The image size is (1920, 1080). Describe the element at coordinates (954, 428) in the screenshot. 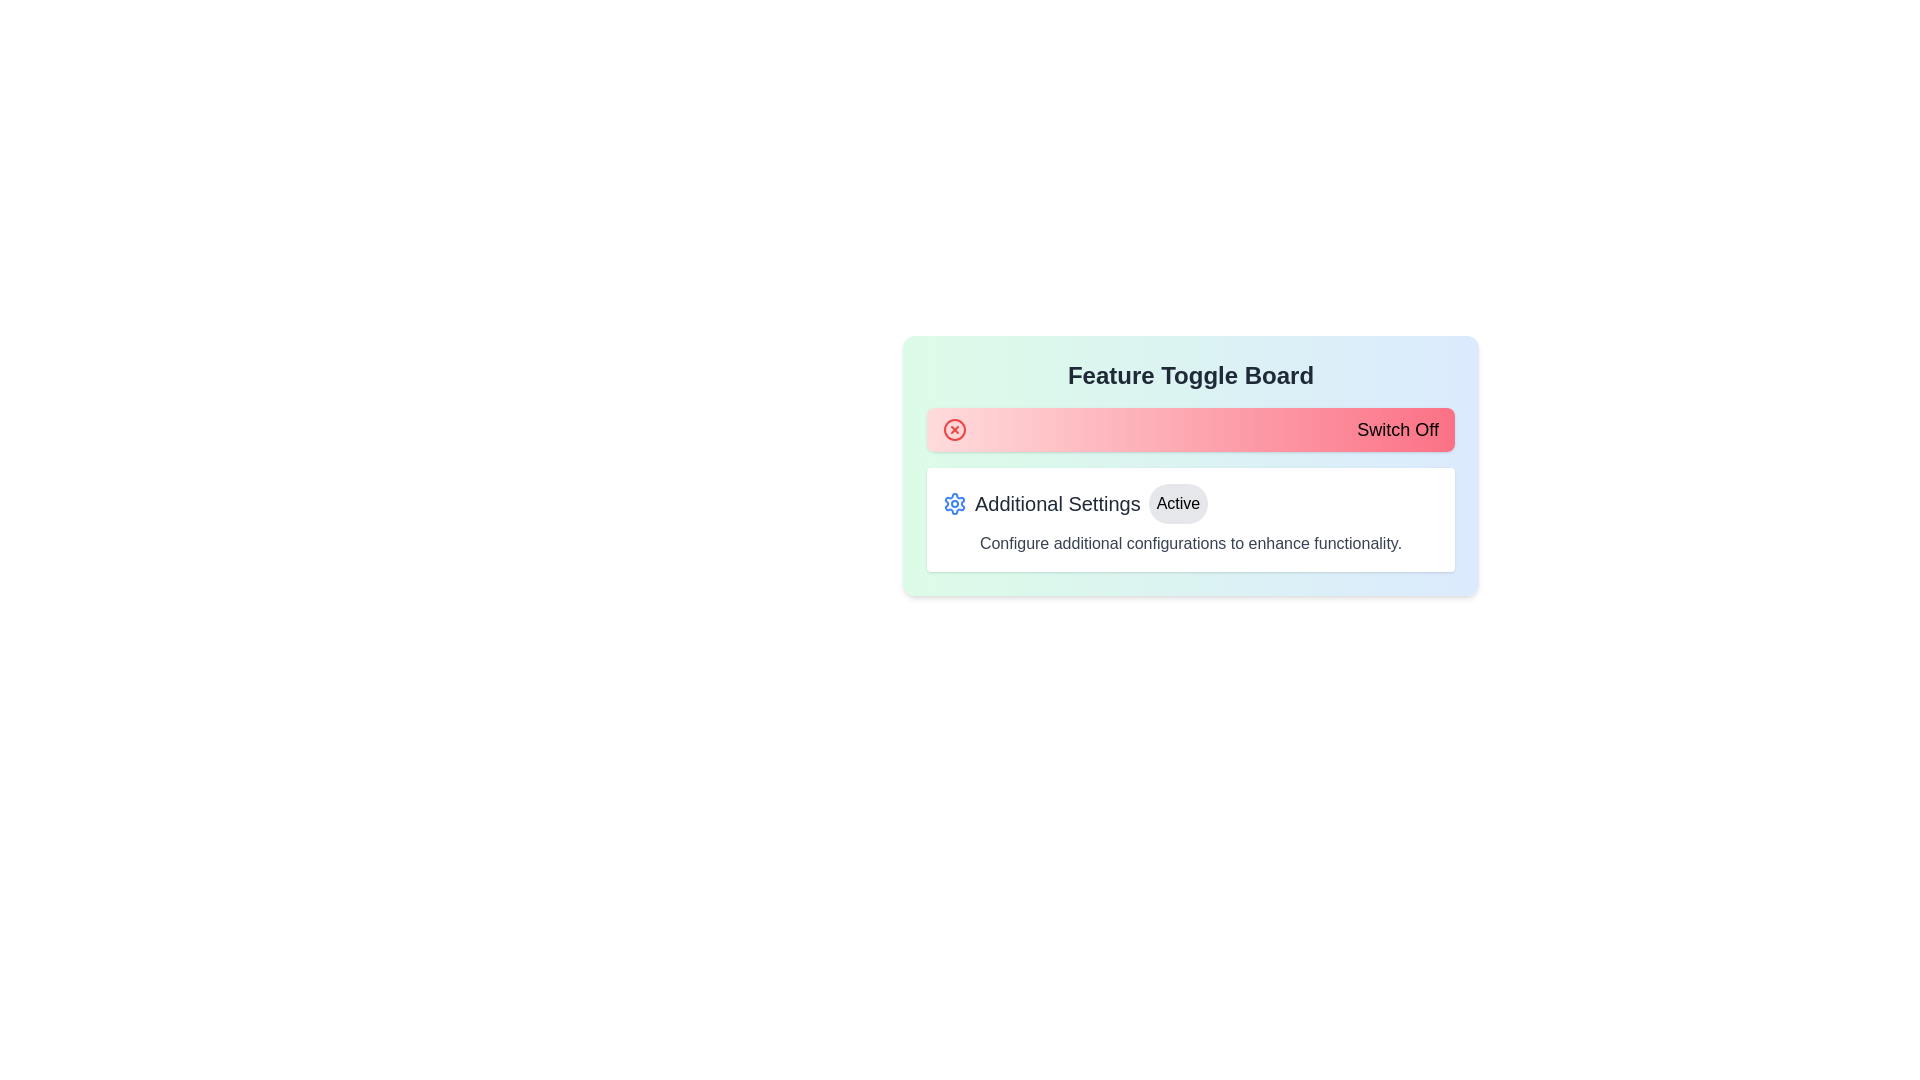

I see `the red circular icon resembling a cancel or close symbol located on the left side of the 'Switch Off' control bar` at that location.